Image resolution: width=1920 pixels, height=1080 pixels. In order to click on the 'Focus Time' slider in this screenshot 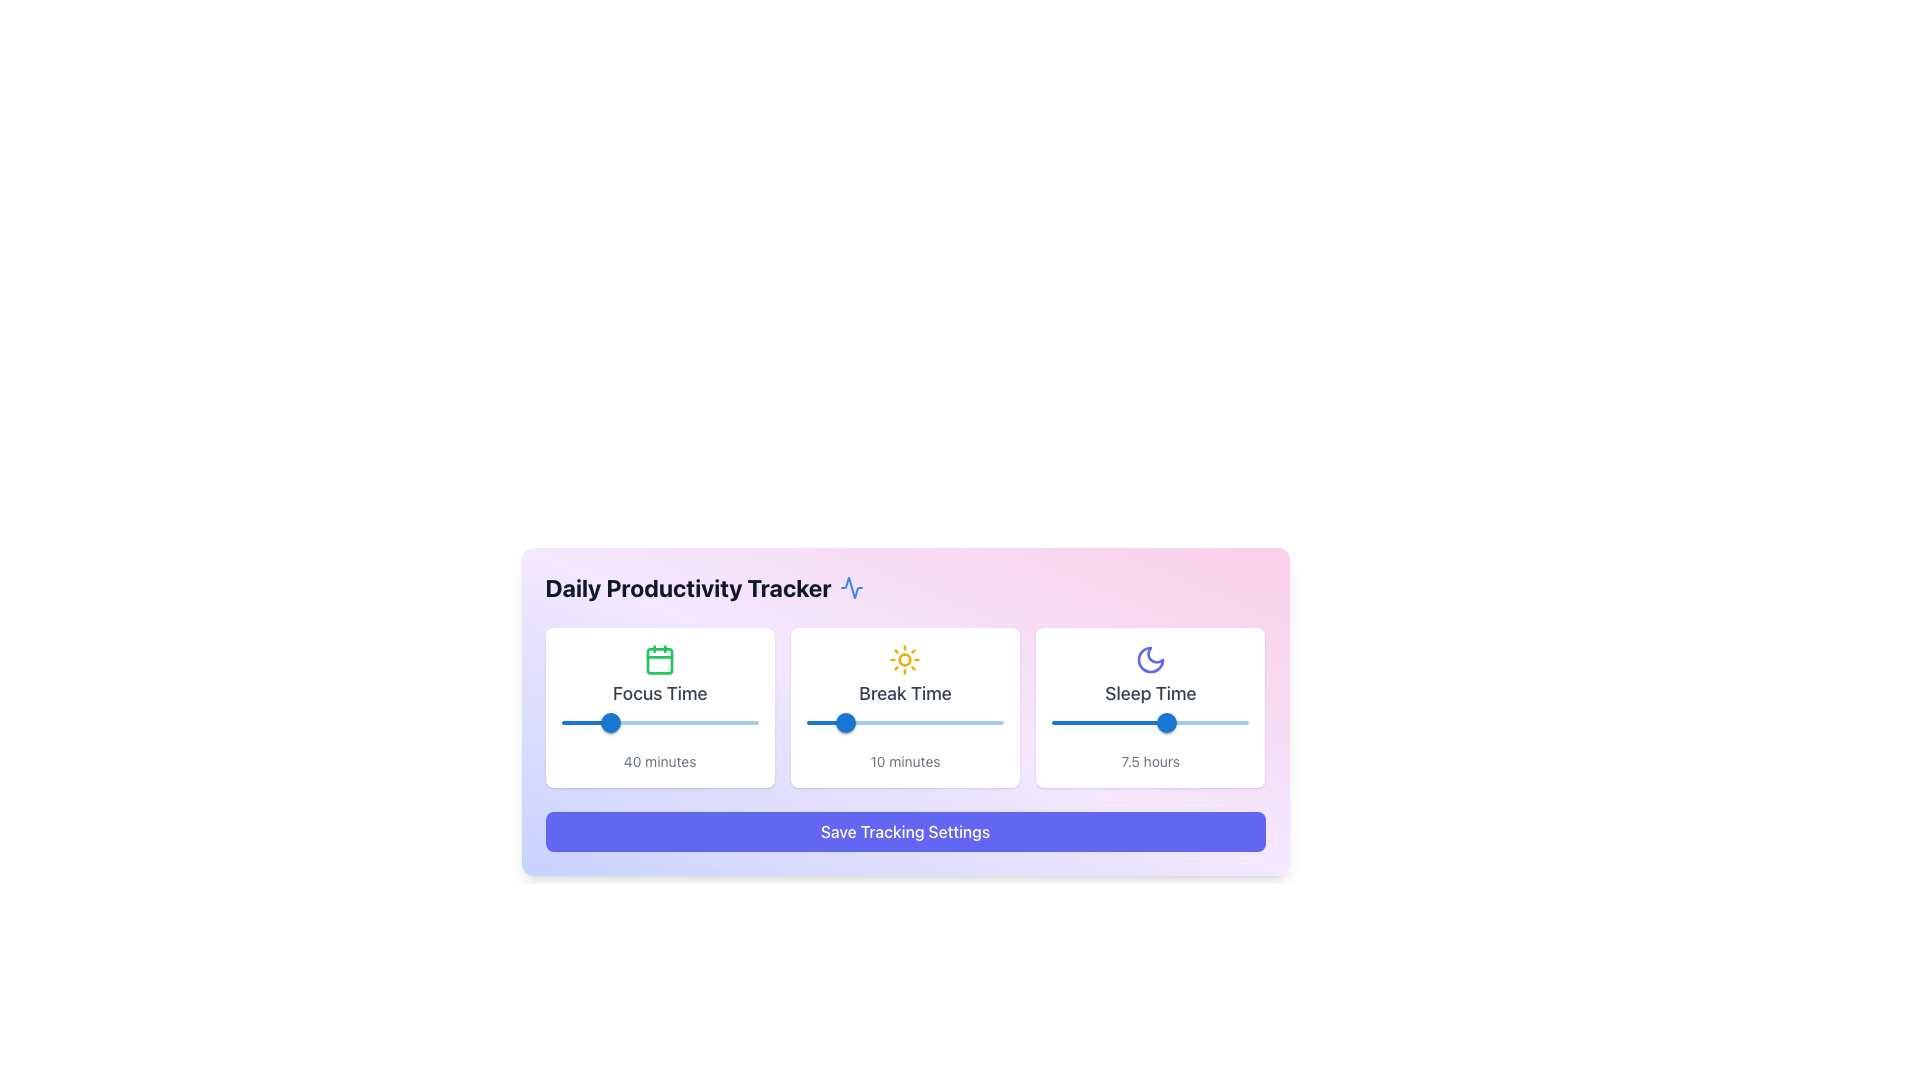, I will do `click(586, 720)`.